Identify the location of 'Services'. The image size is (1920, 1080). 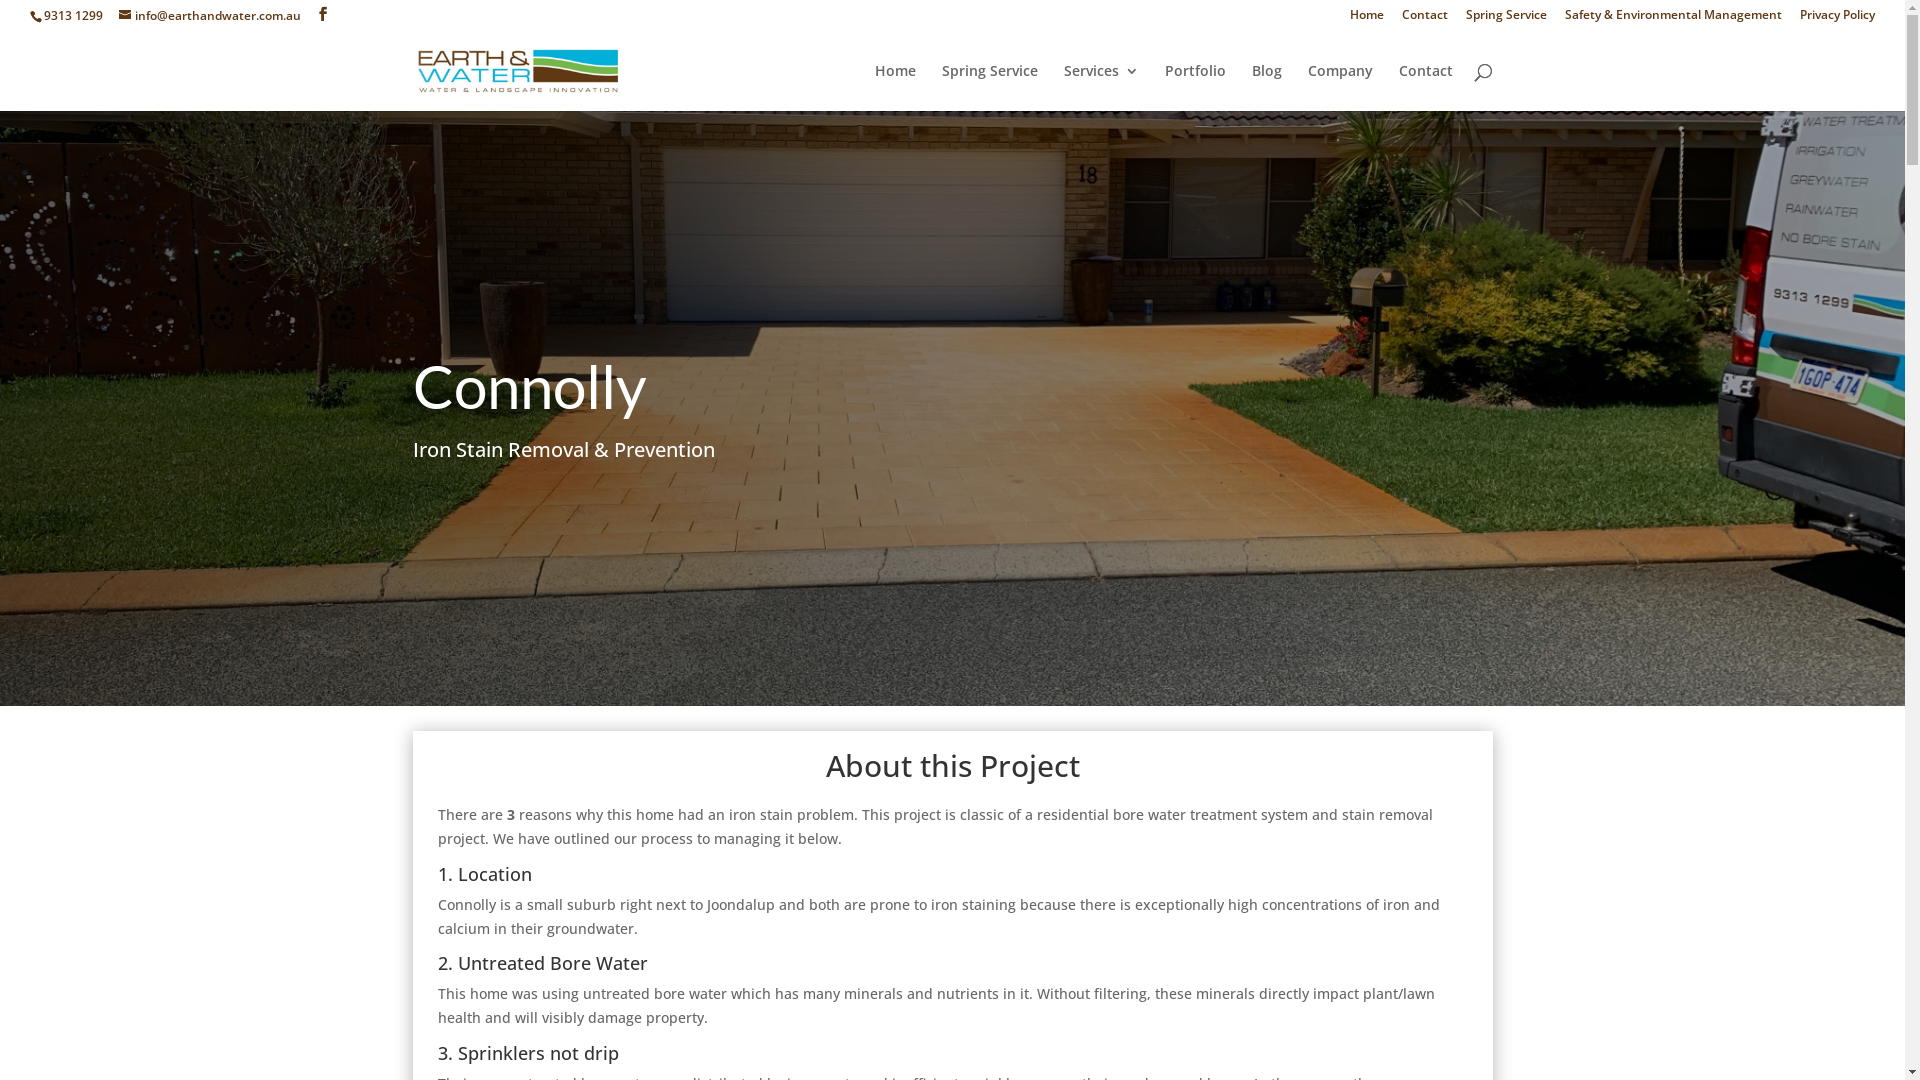
(1100, 86).